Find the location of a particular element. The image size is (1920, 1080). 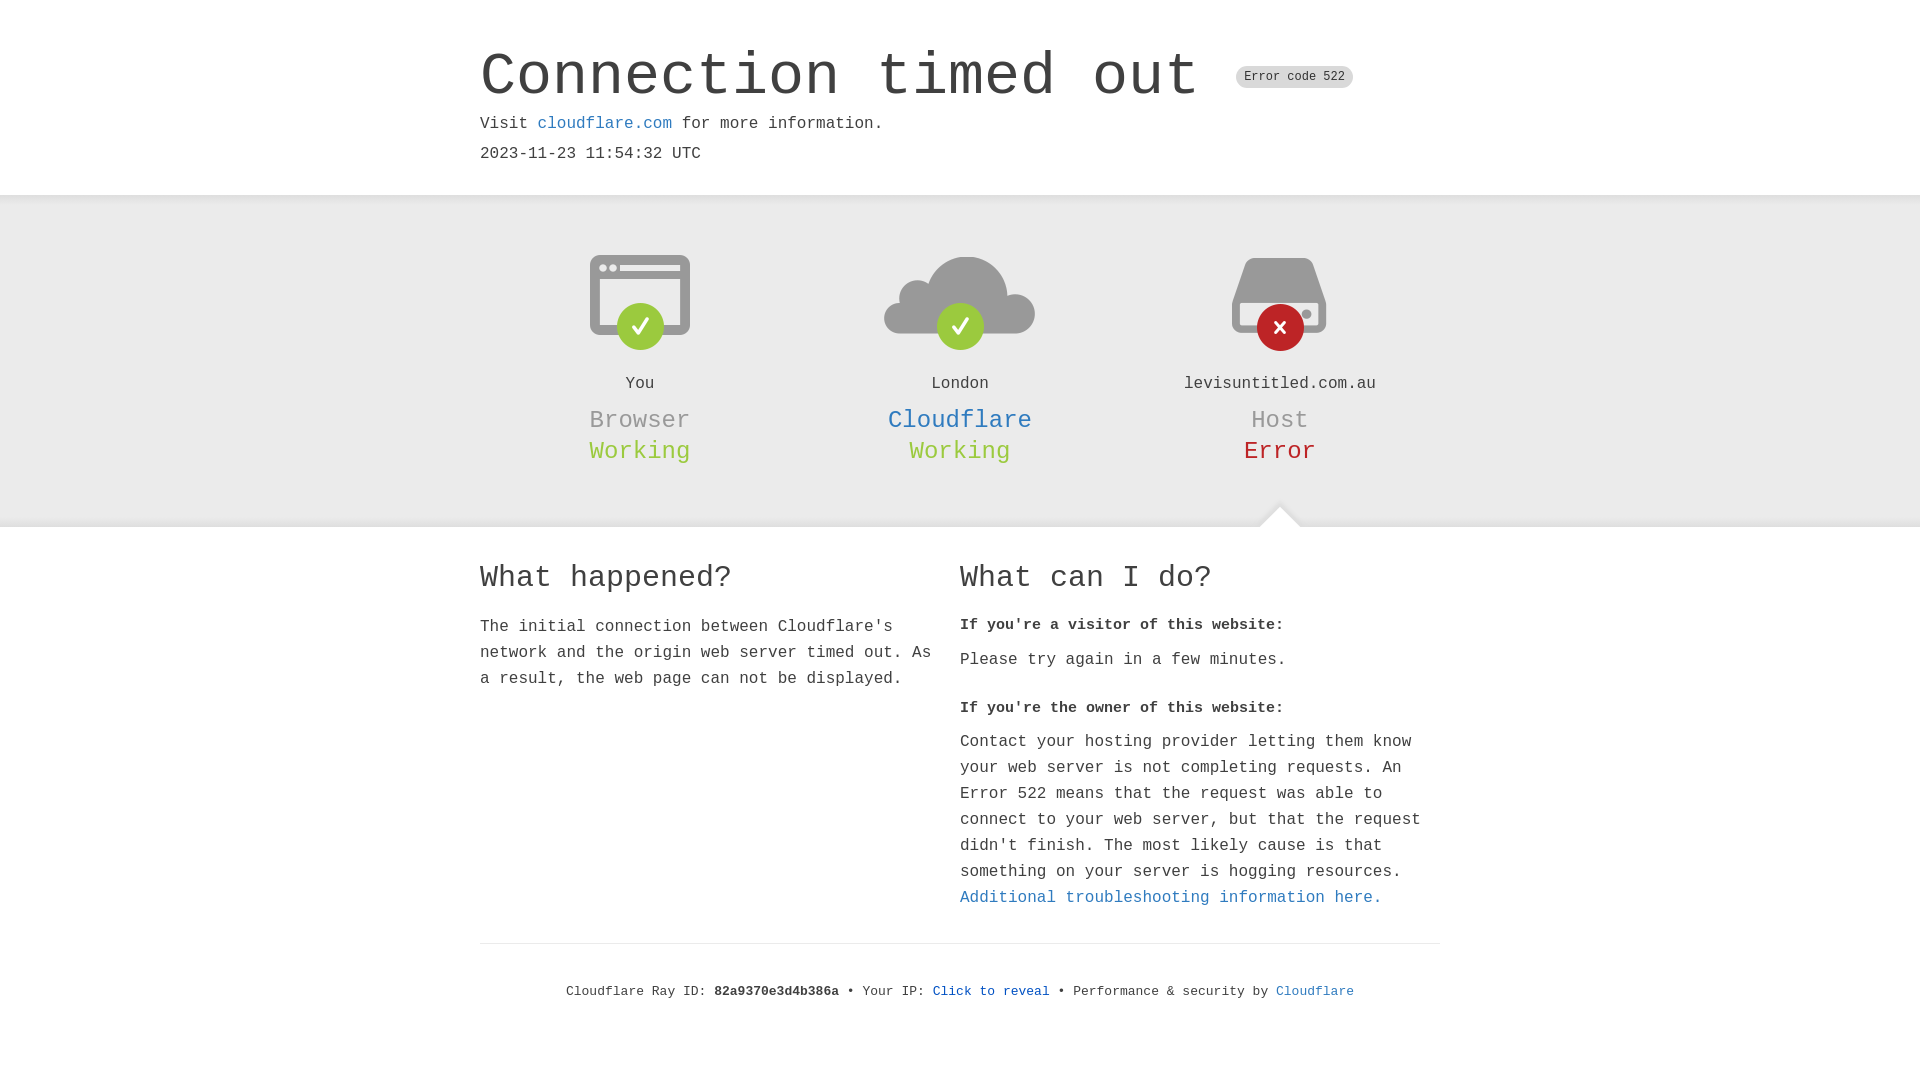

'Additional troubleshooting information here.' is located at coordinates (1171, 897).